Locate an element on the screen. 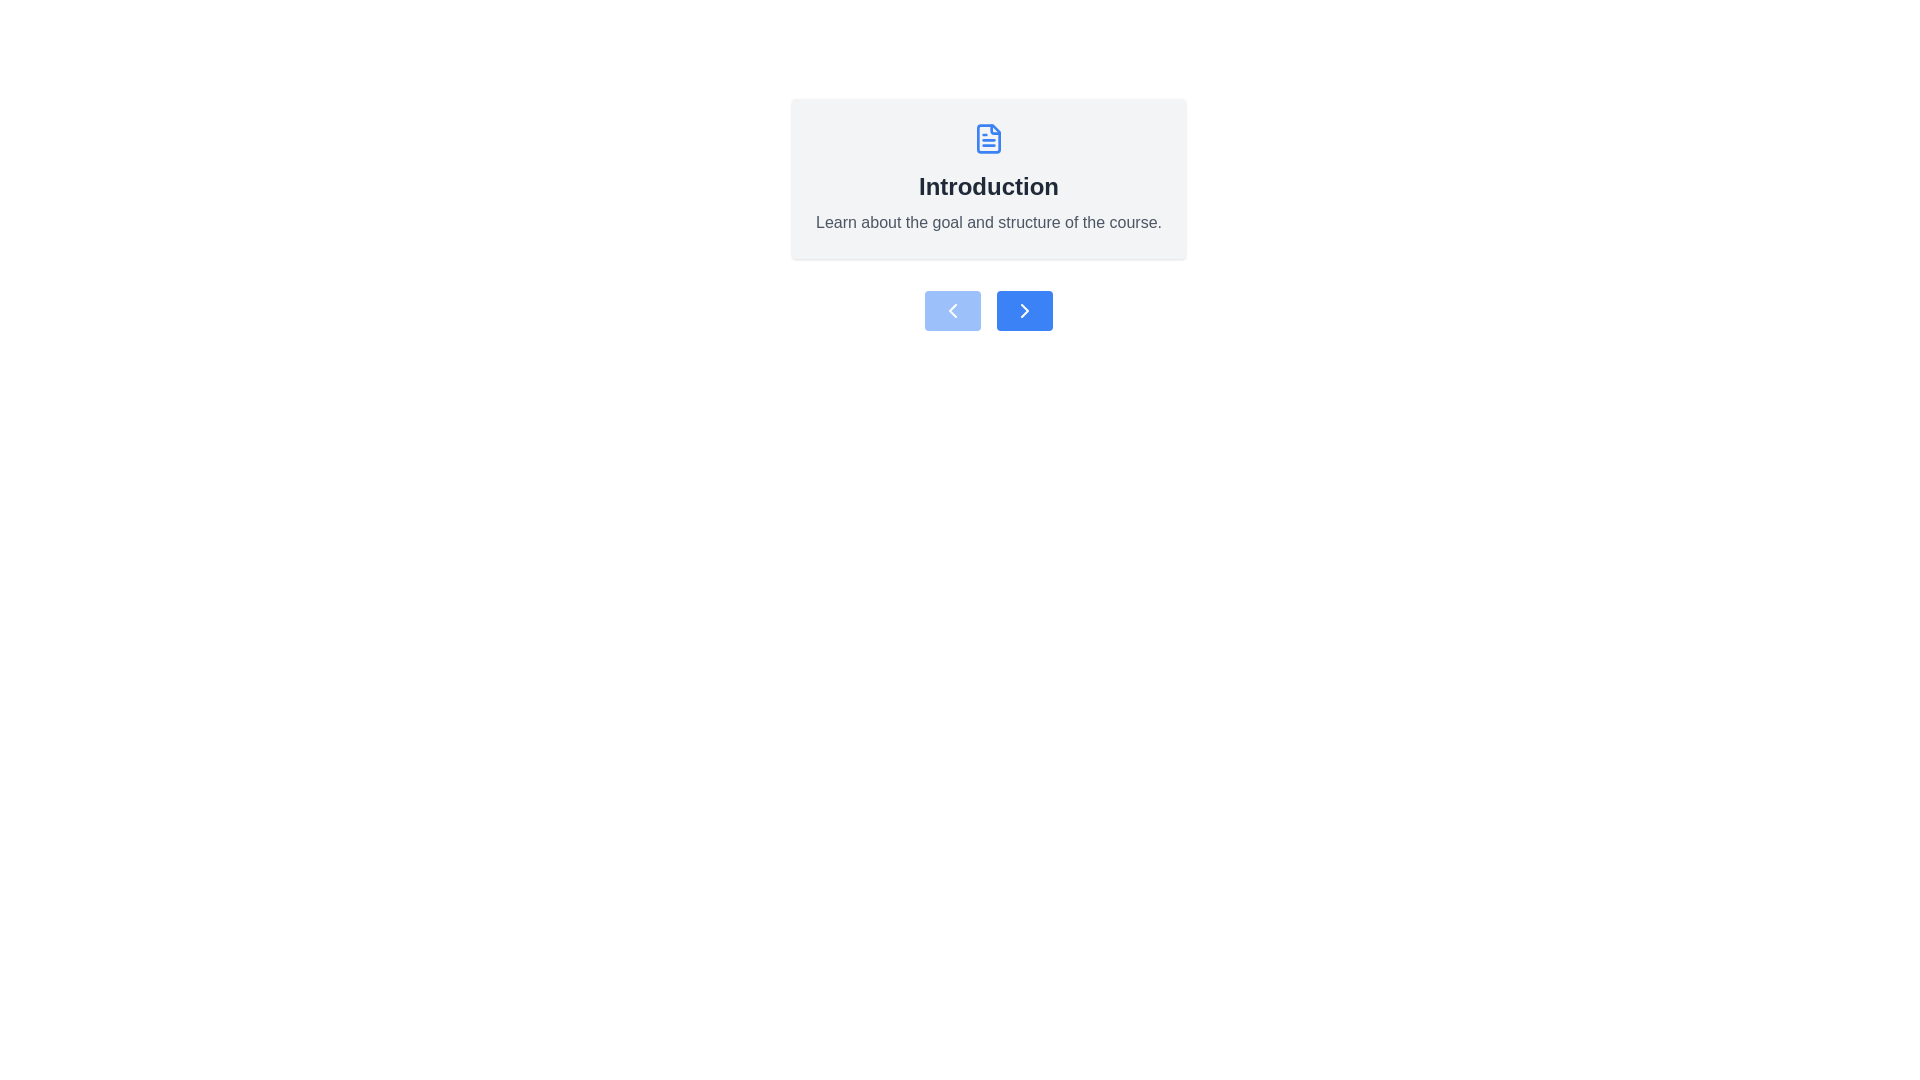 The width and height of the screenshot is (1920, 1080). the main rectangular body of the document icon, which is styled in blue and white, located centrally above the 'Introduction' text is located at coordinates (988, 137).